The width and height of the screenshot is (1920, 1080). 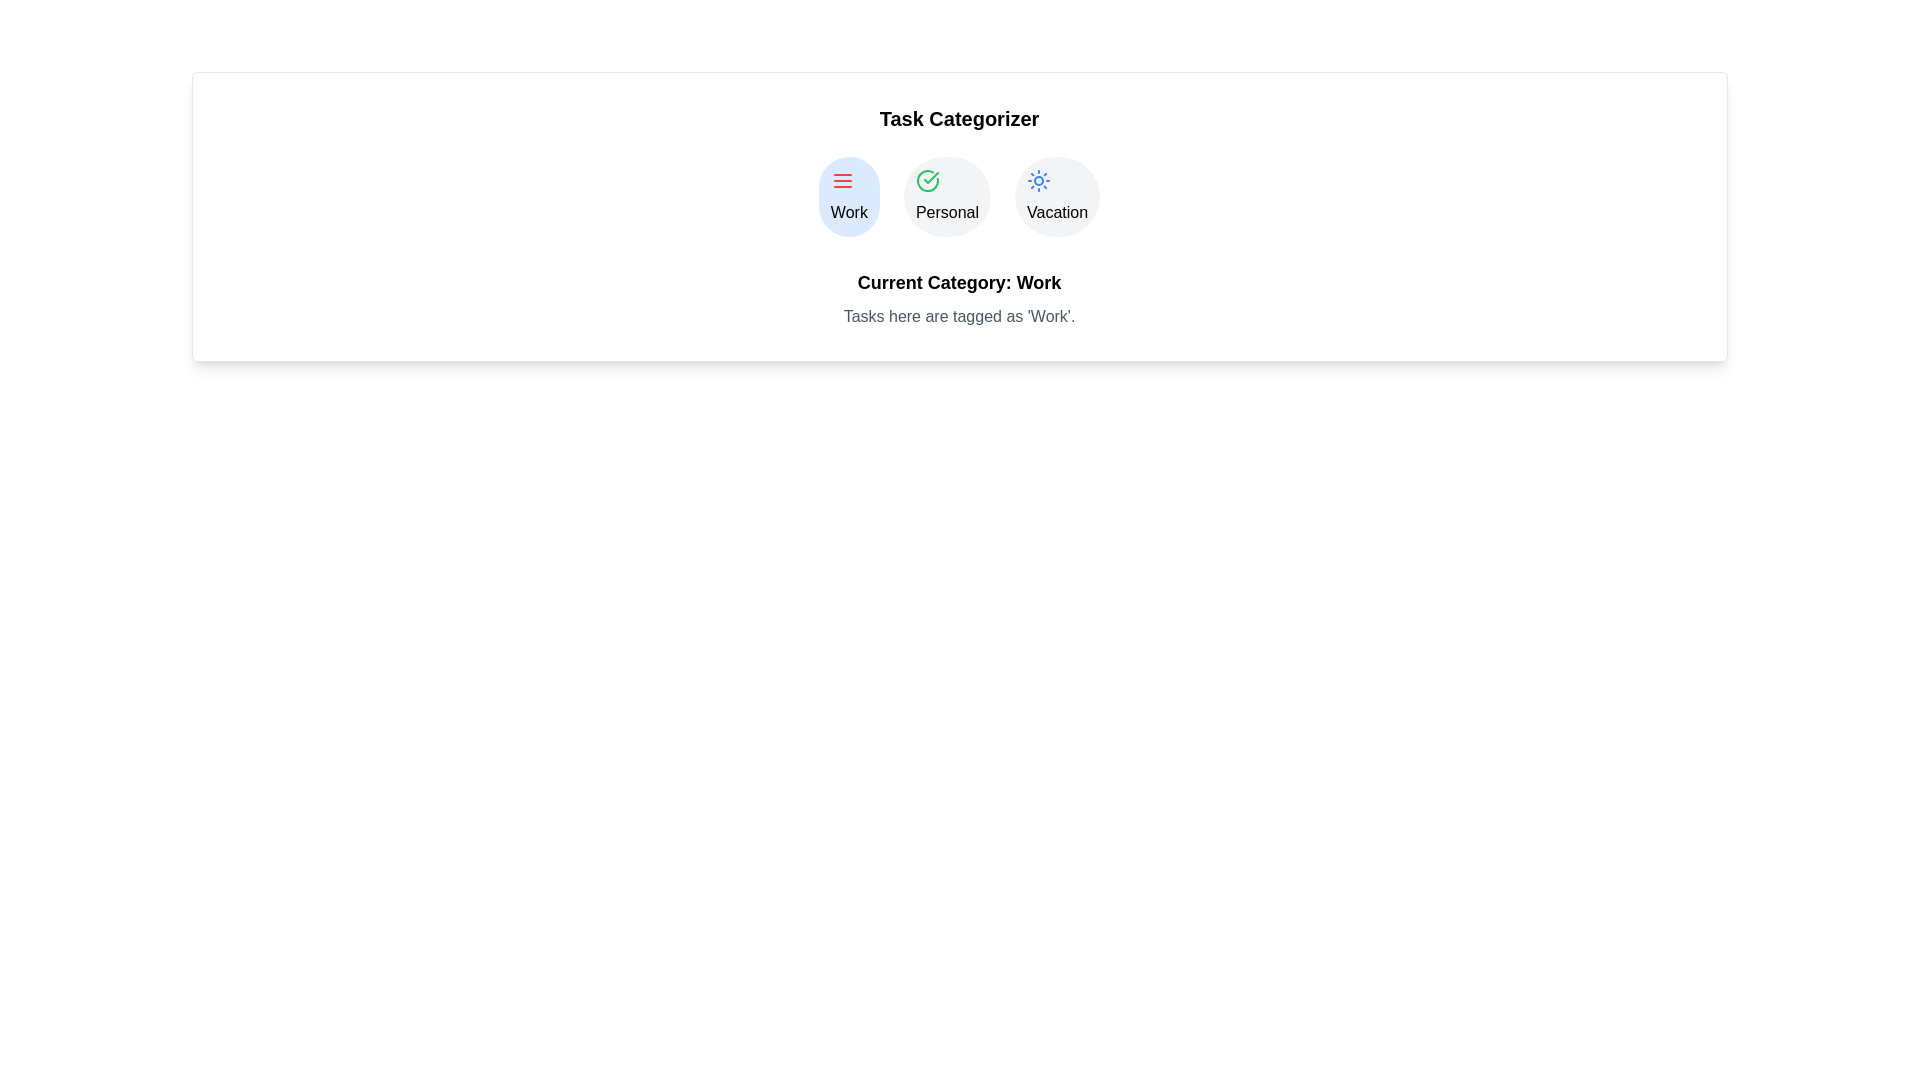 What do you see at coordinates (1056, 196) in the screenshot?
I see `the 'Vacation' button` at bounding box center [1056, 196].